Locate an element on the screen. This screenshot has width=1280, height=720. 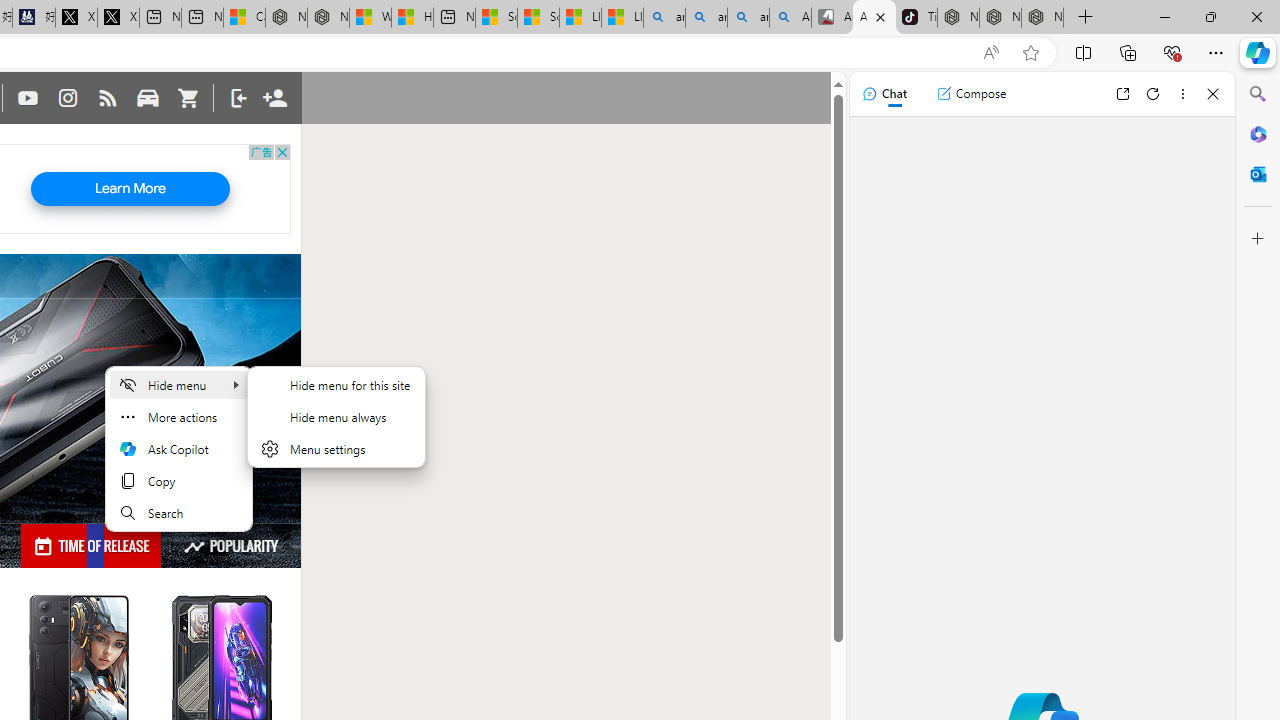
'Wildlife - MSN' is located at coordinates (369, 17).